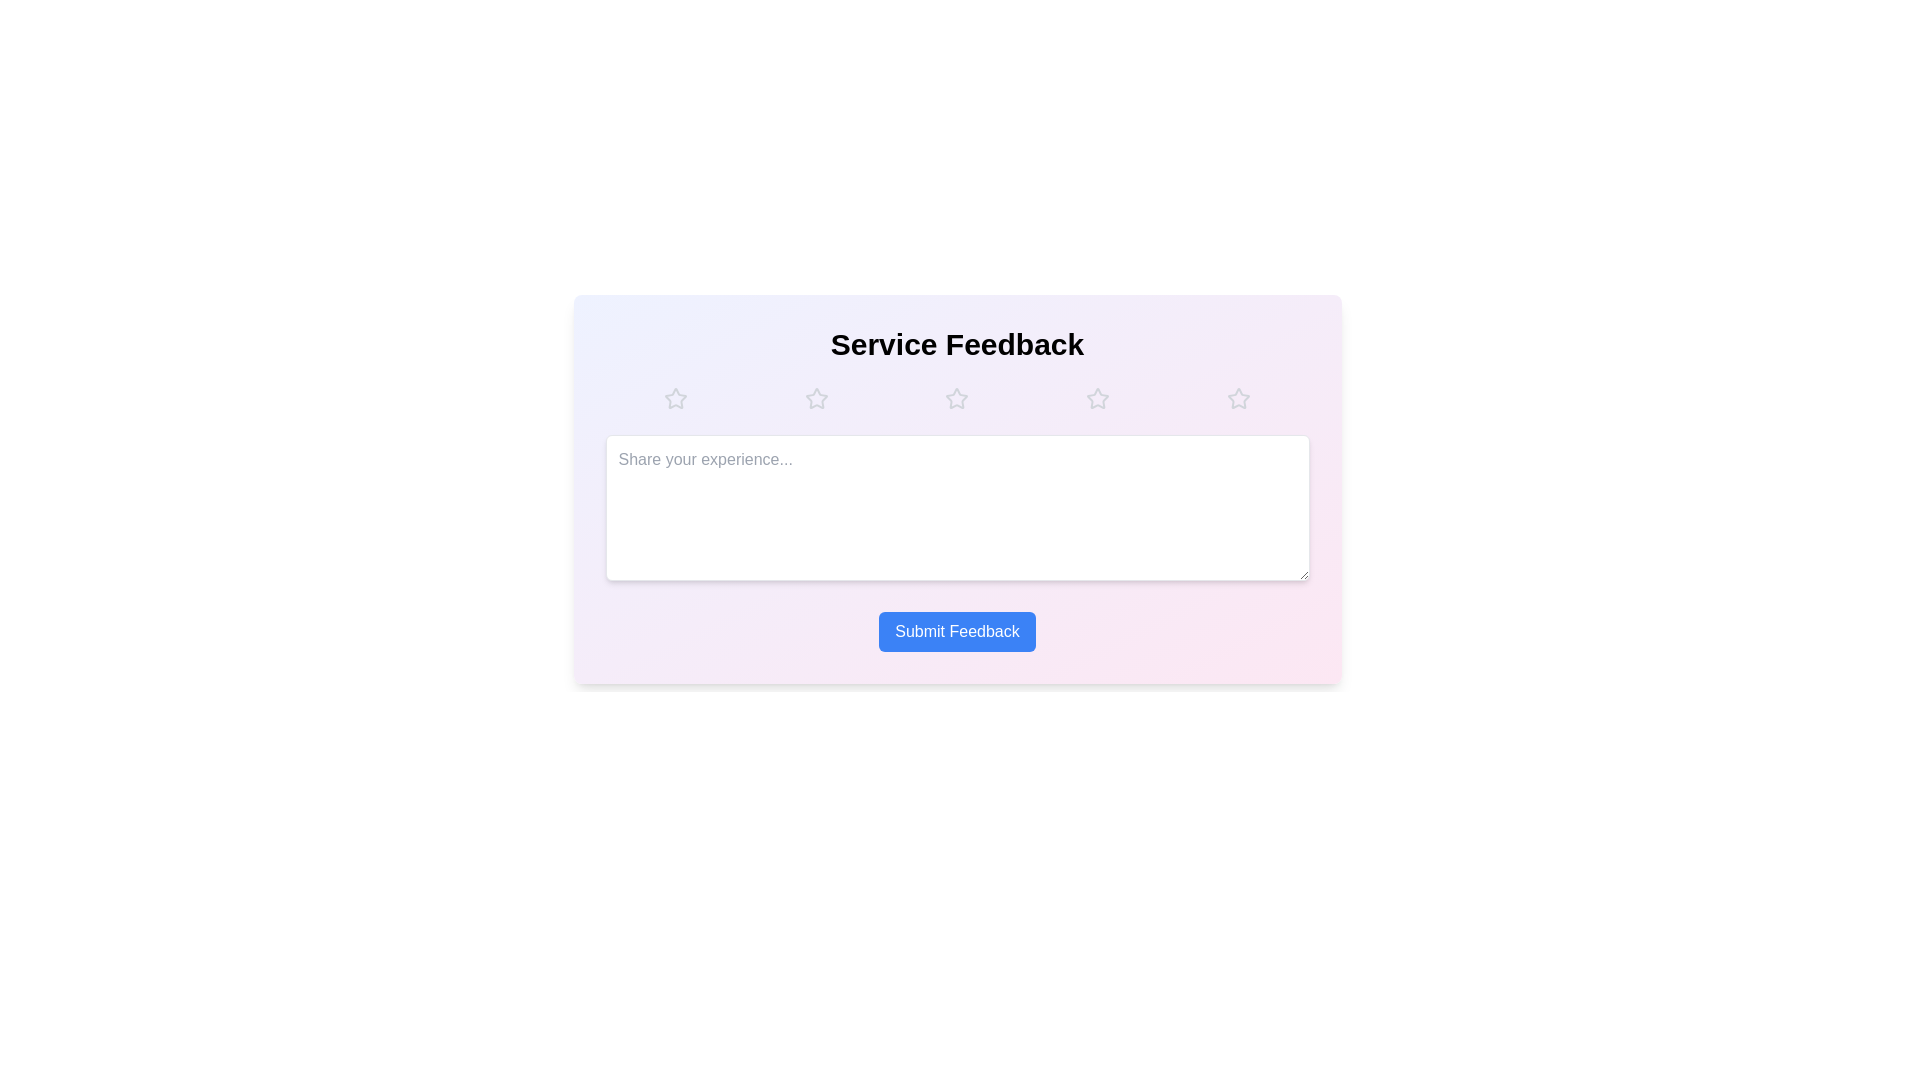 The image size is (1920, 1080). I want to click on the star corresponding to the desired rating 3, so click(956, 398).